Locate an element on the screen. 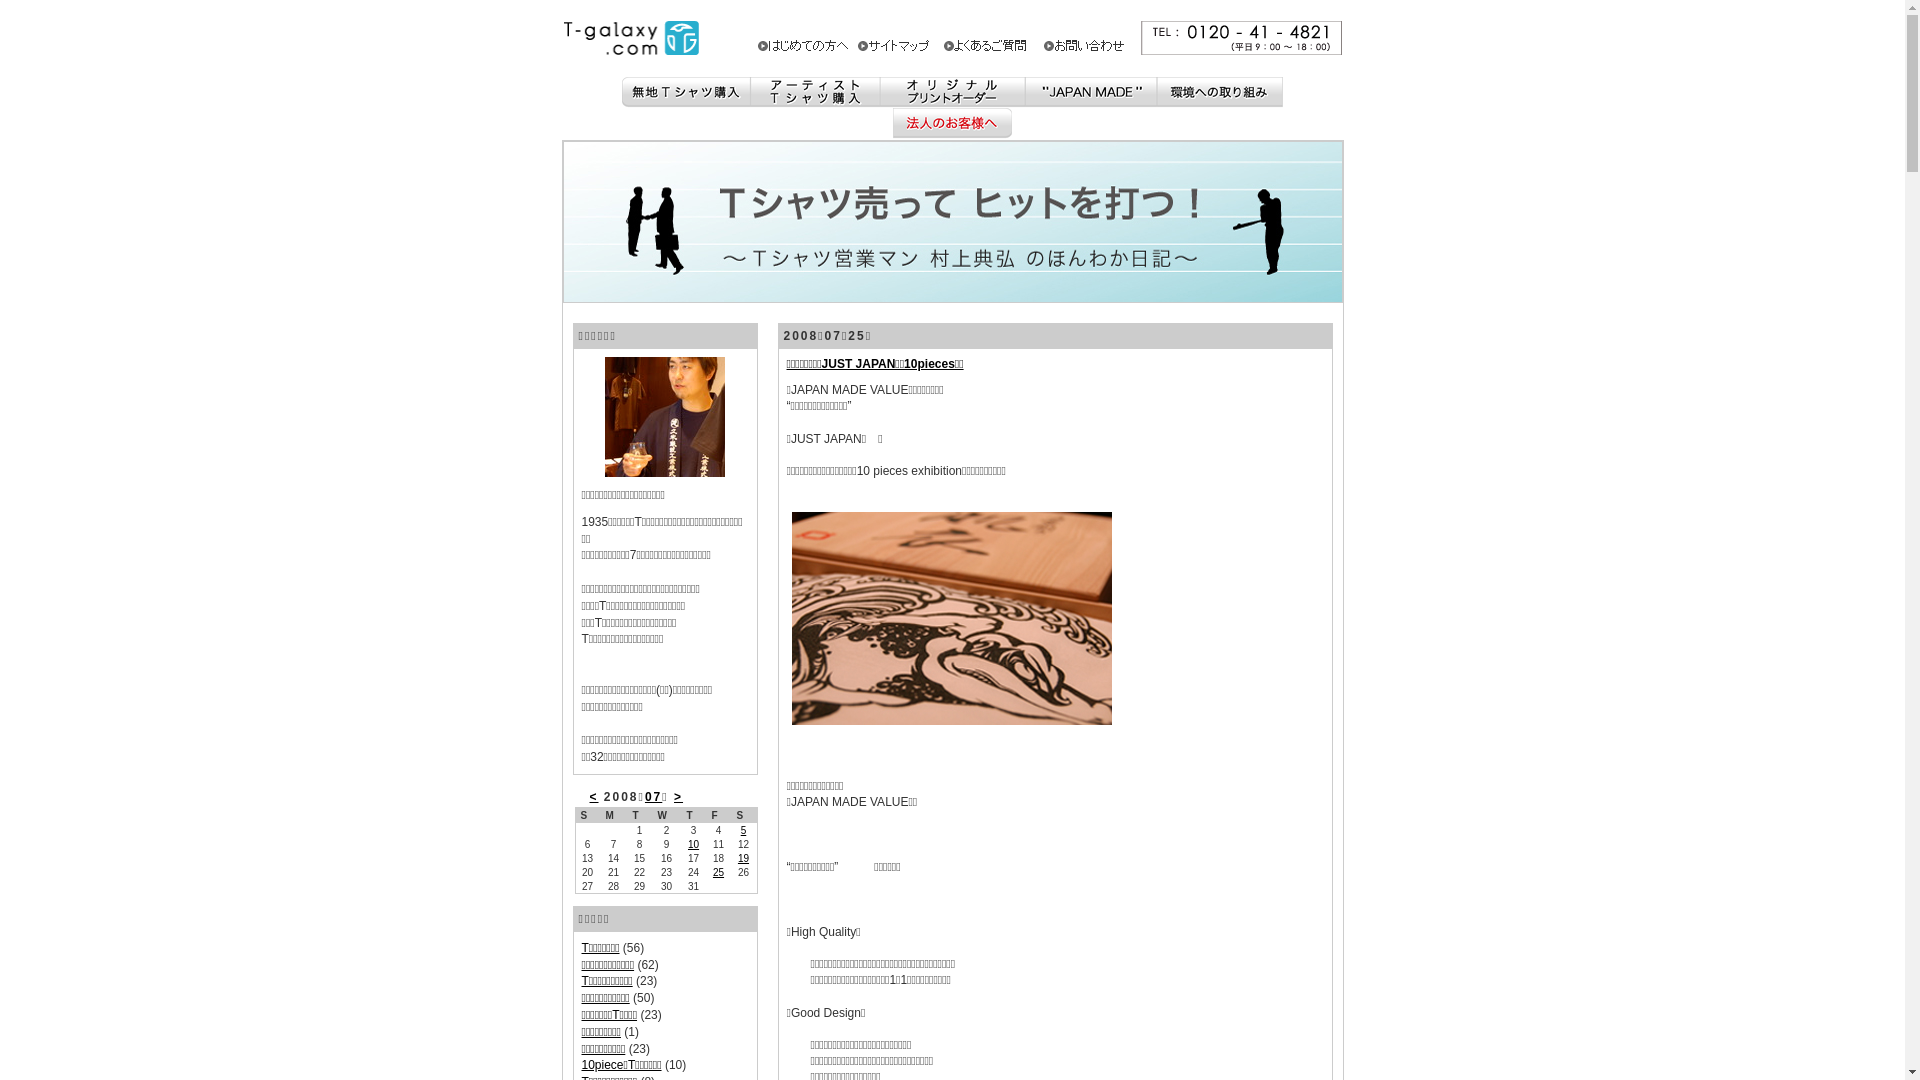 This screenshot has width=1920, height=1080. '19' is located at coordinates (742, 857).